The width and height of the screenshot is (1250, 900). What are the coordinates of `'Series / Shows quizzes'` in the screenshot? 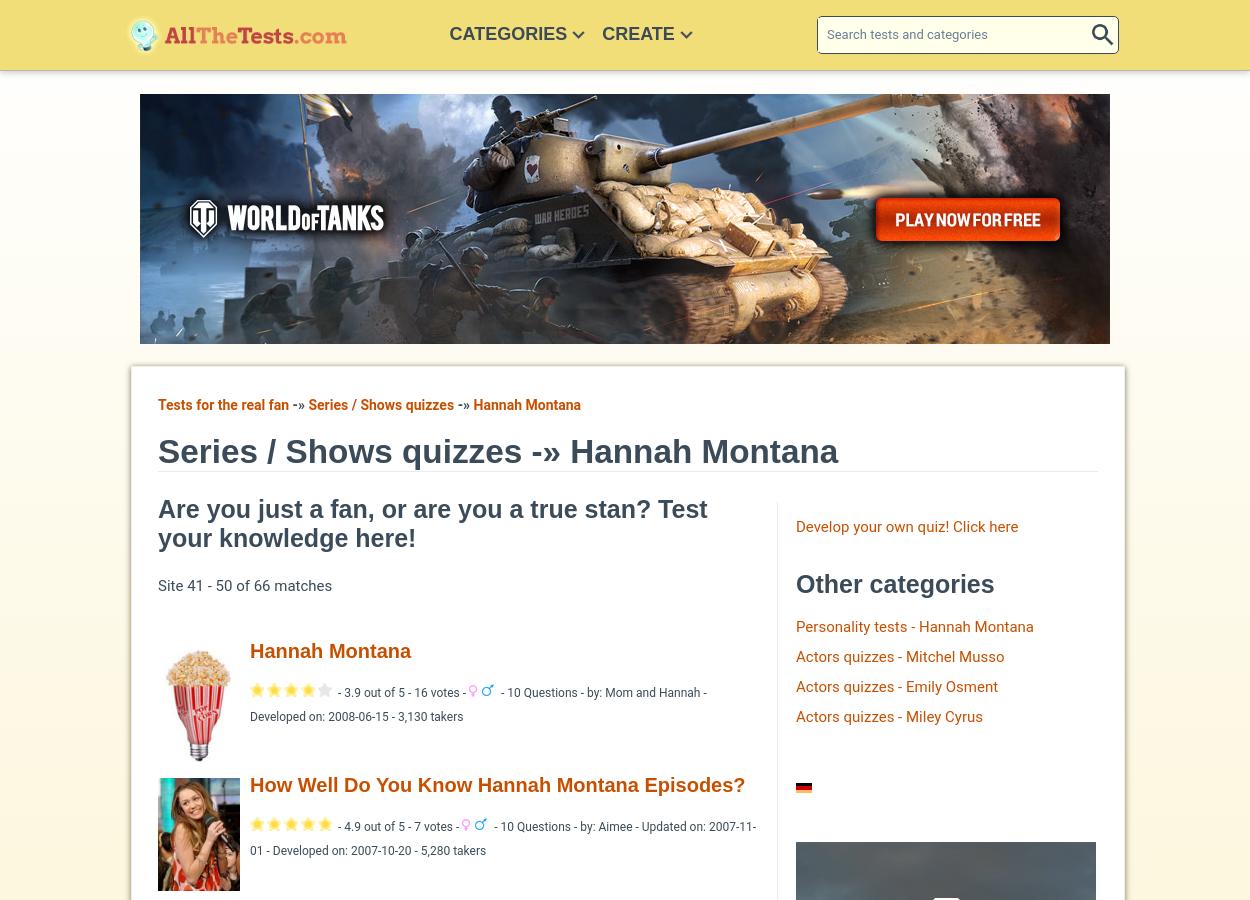 It's located at (381, 405).